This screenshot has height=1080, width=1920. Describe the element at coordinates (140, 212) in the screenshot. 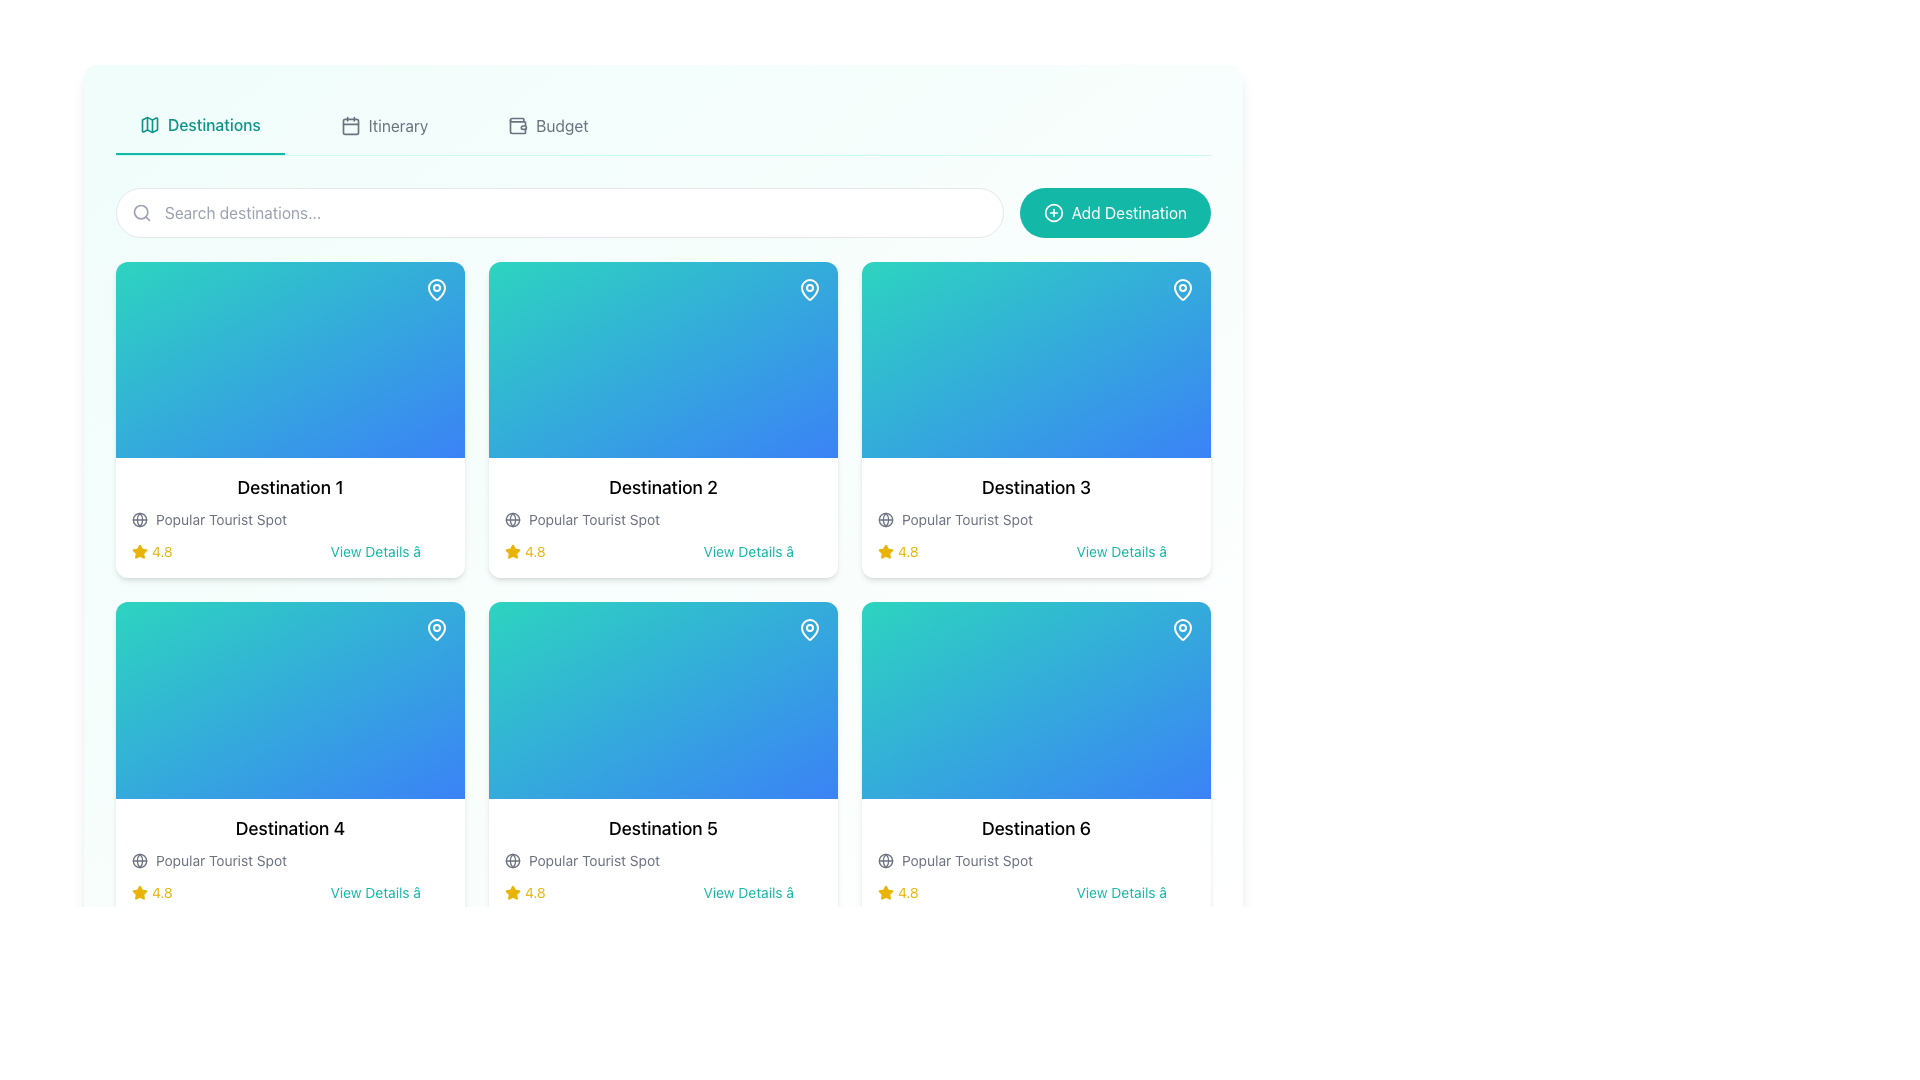

I see `the circular vector graphic element within the search icon located near the top-center of the interface, left of the search bar` at that location.